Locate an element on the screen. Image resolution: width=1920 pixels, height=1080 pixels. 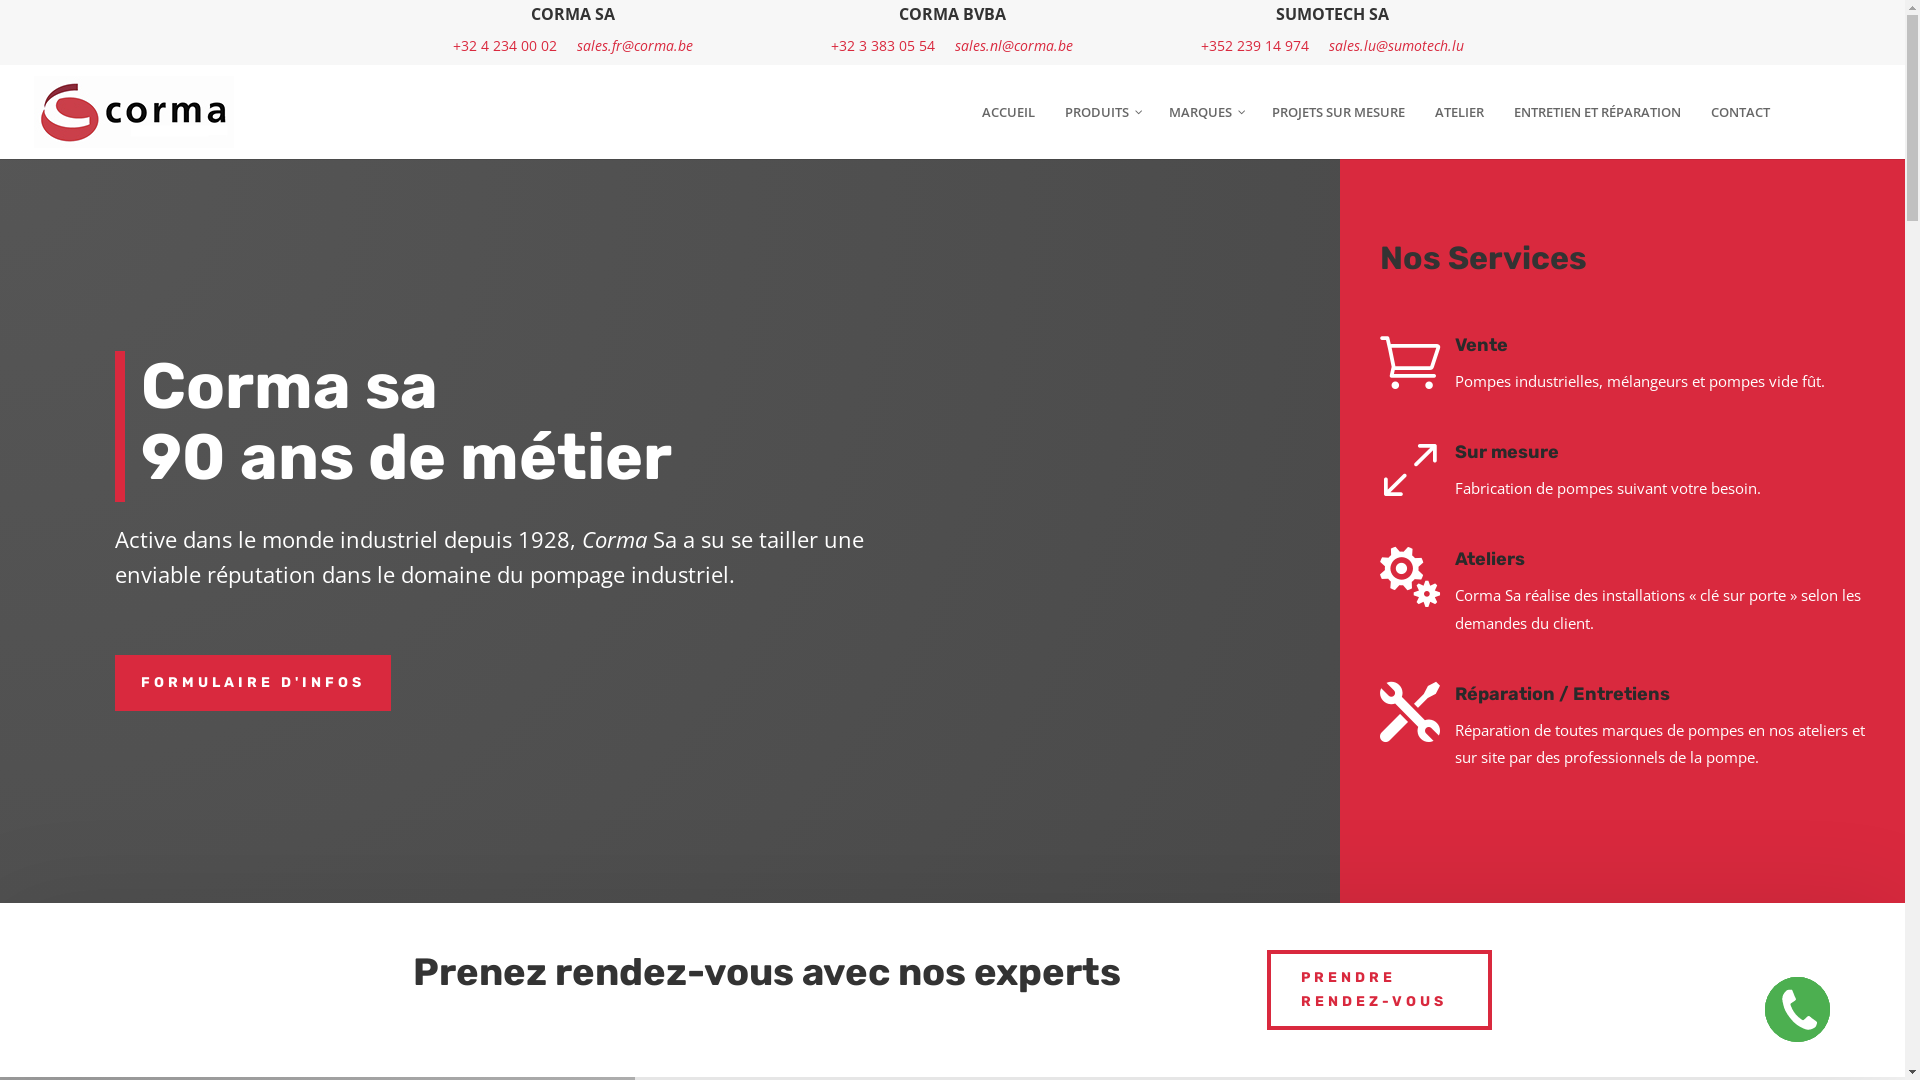
'PROJETS SUR MESURE' is located at coordinates (1338, 128).